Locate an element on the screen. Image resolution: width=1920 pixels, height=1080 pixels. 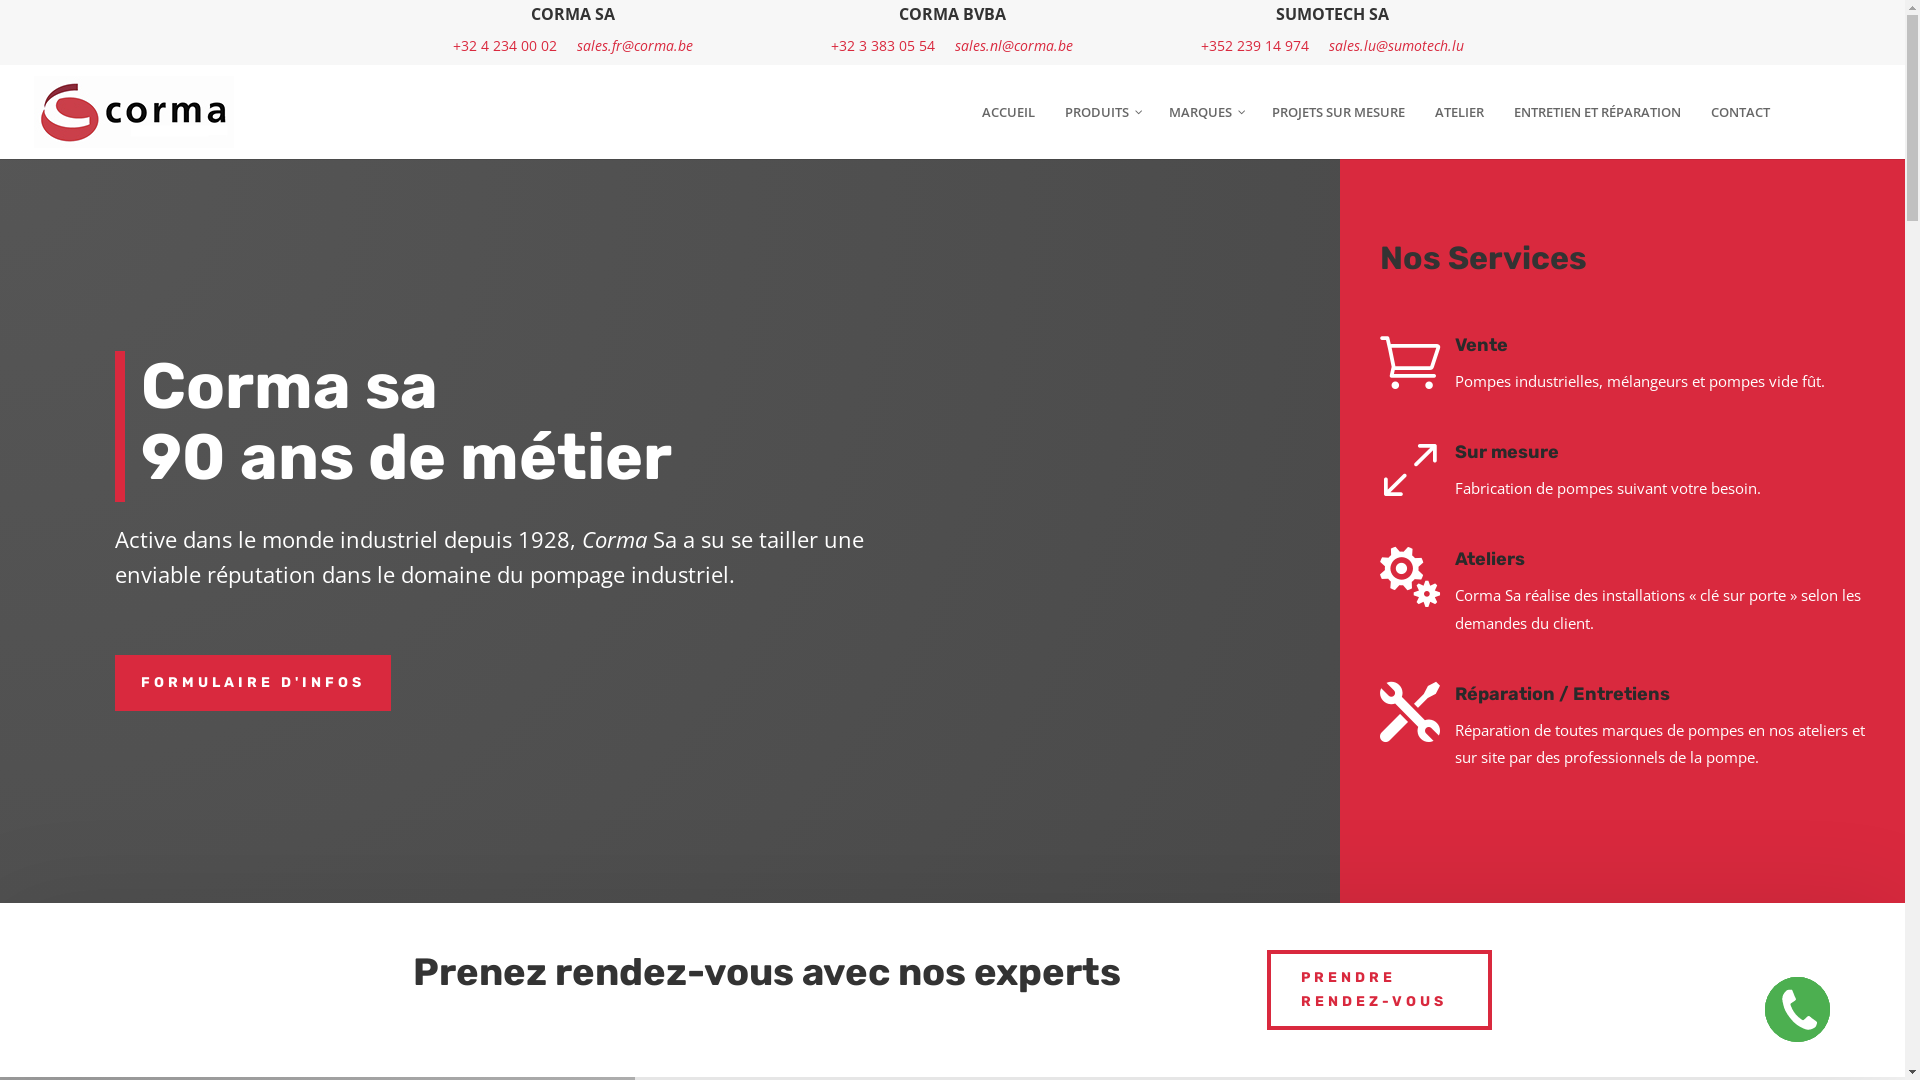
'PROJETS SUR MESURE' is located at coordinates (1338, 128).